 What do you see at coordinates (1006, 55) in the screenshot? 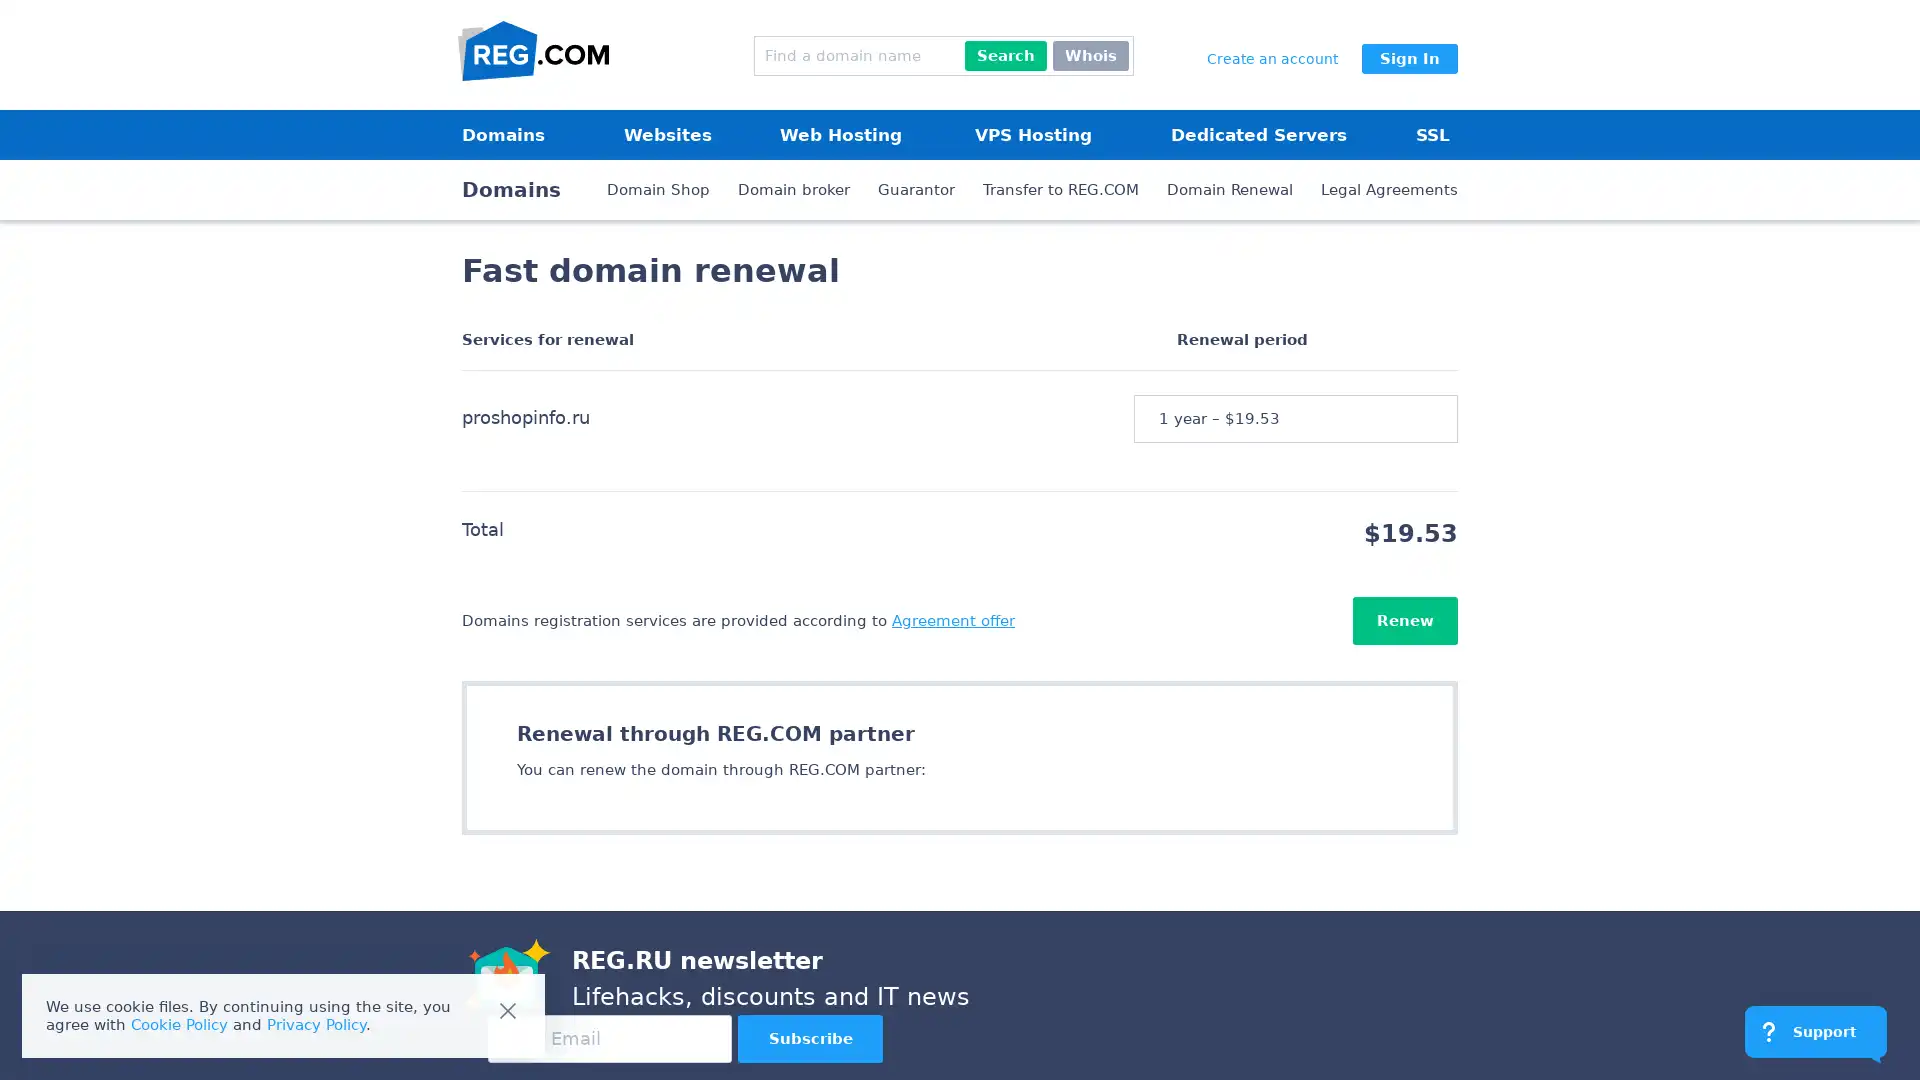
I see `Search` at bounding box center [1006, 55].